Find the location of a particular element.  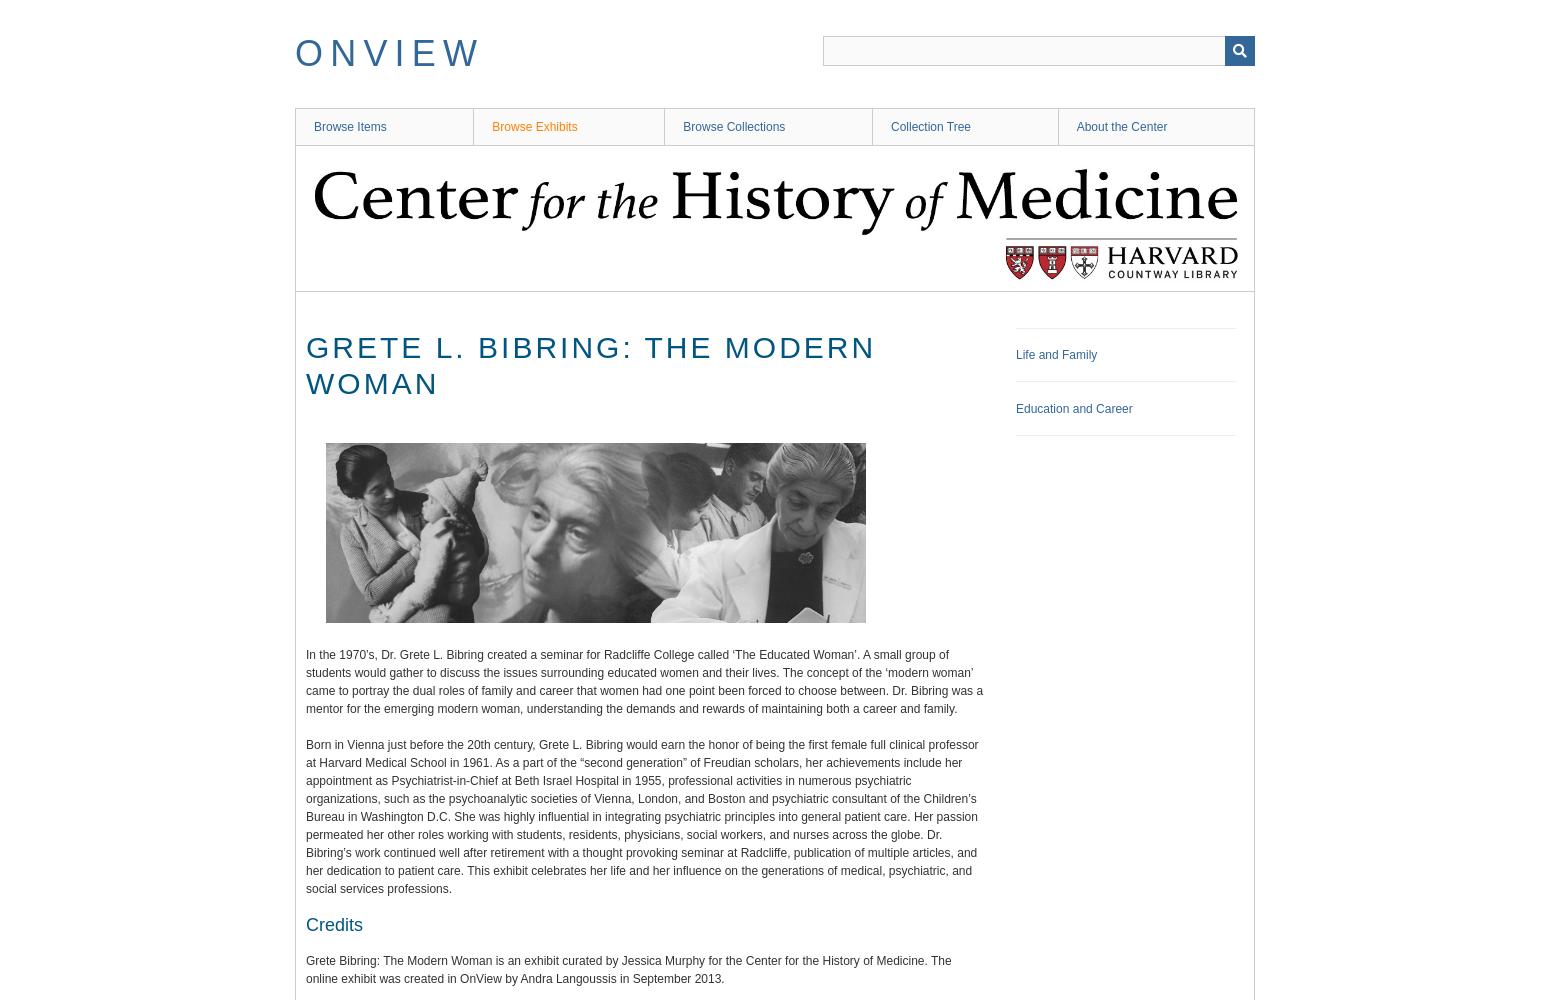

'Browse Items' is located at coordinates (348, 127).